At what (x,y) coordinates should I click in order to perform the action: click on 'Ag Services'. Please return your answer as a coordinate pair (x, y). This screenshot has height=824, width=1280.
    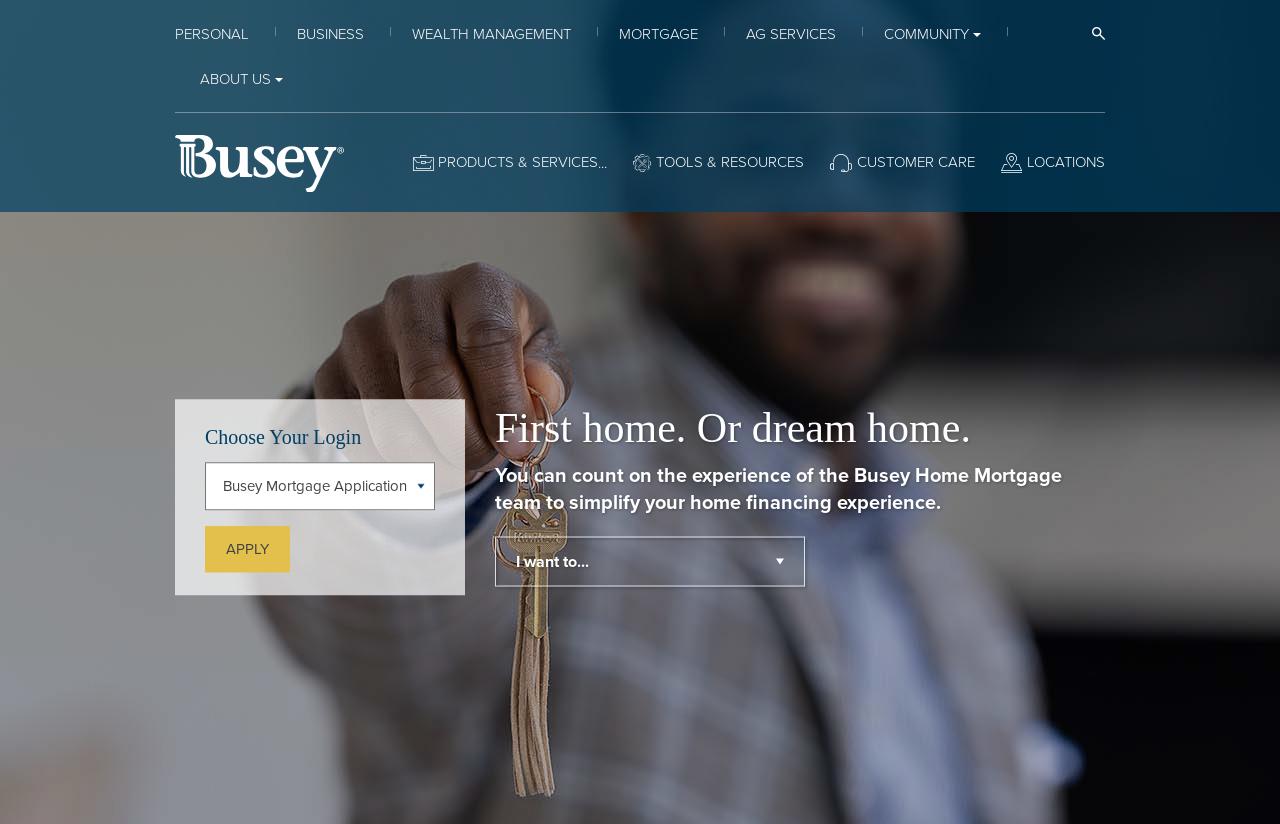
    Looking at the image, I should click on (790, 33).